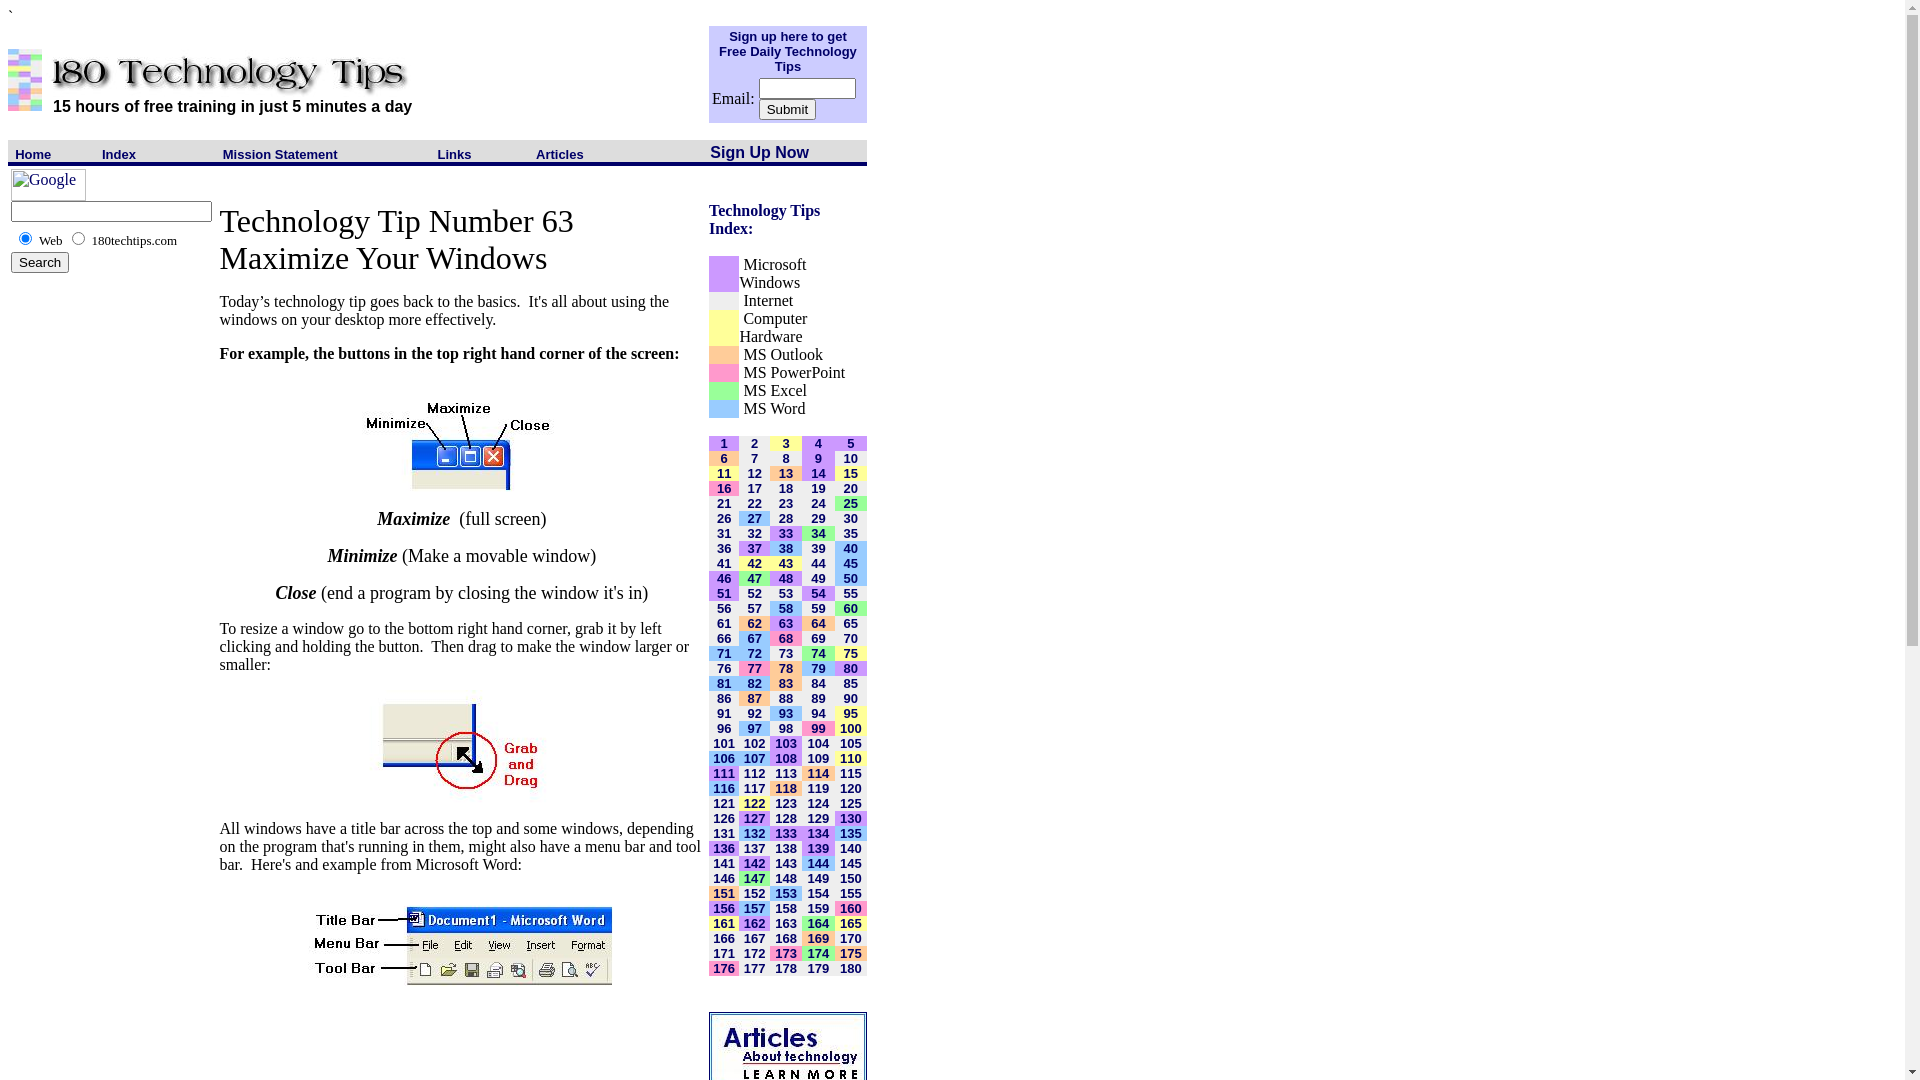 Image resolution: width=1920 pixels, height=1080 pixels. What do you see at coordinates (819, 861) in the screenshot?
I see `'144'` at bounding box center [819, 861].